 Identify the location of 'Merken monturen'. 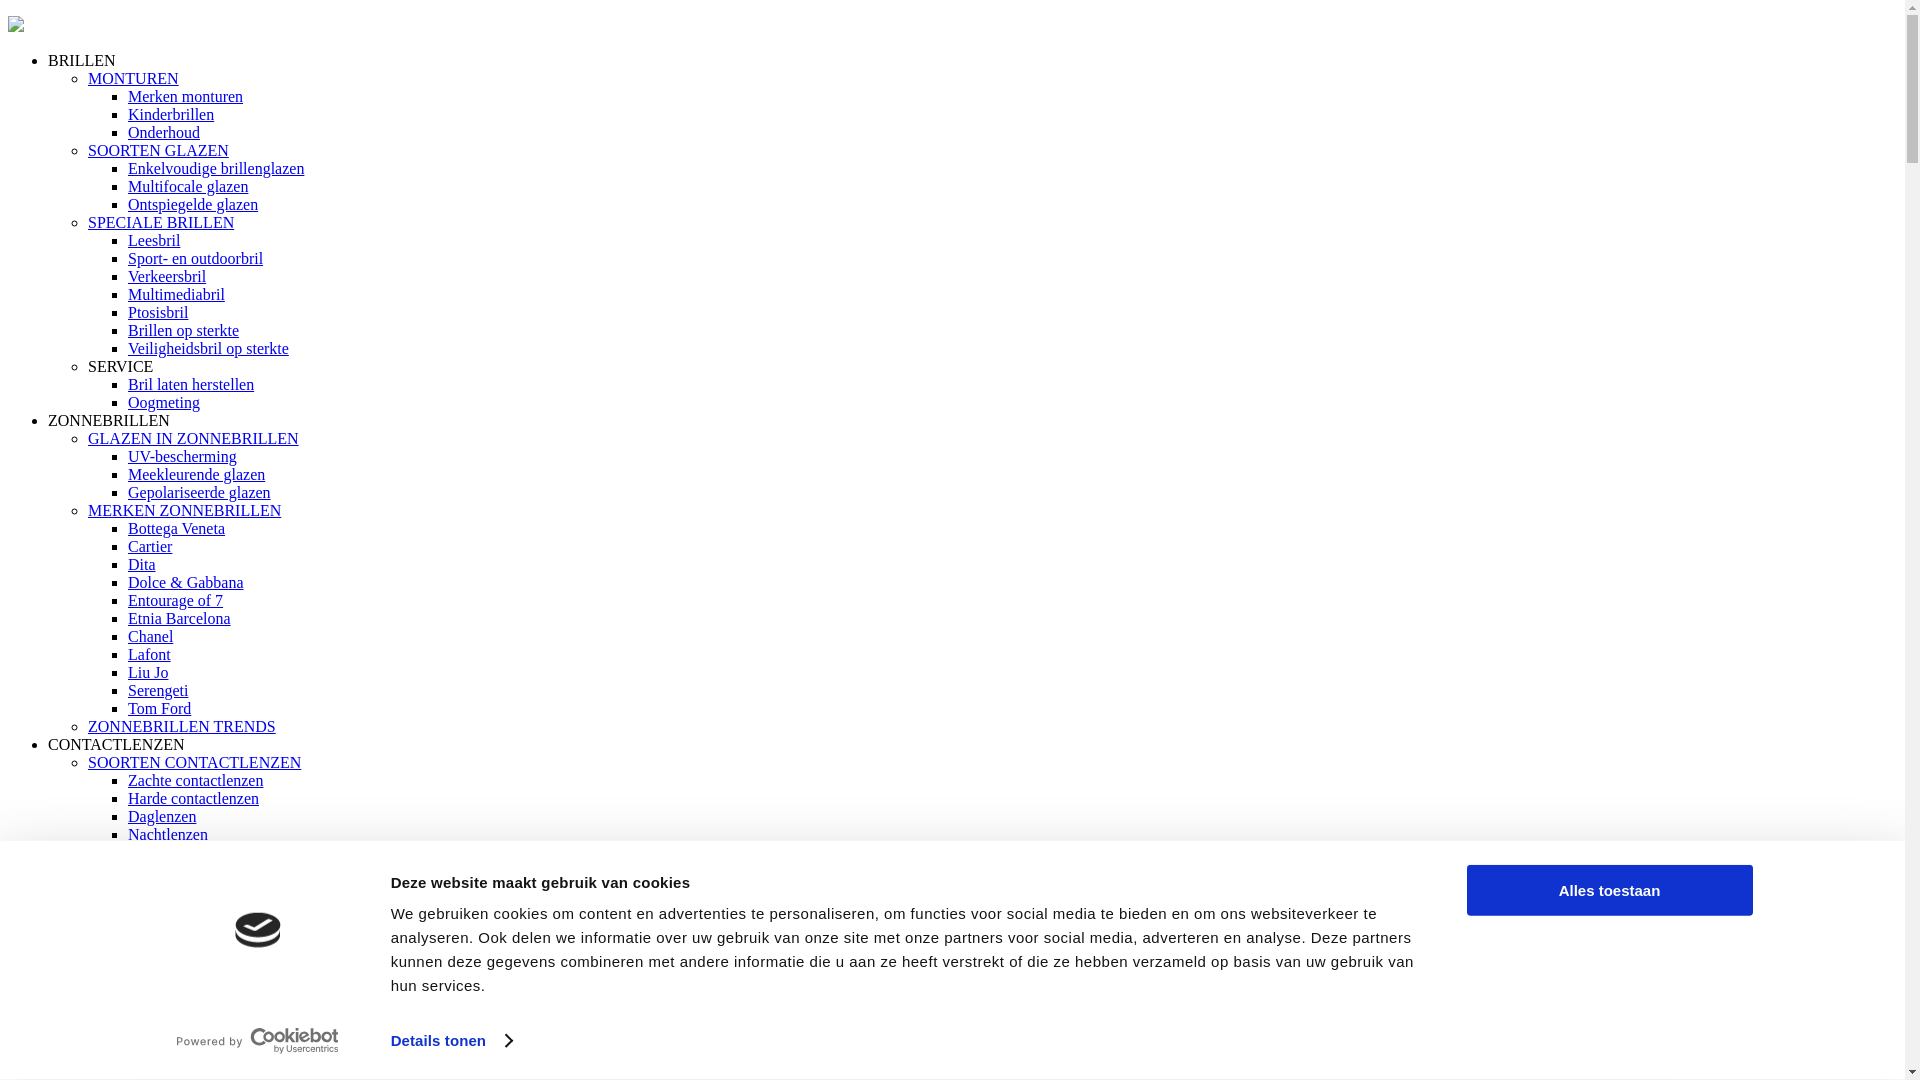
(185, 96).